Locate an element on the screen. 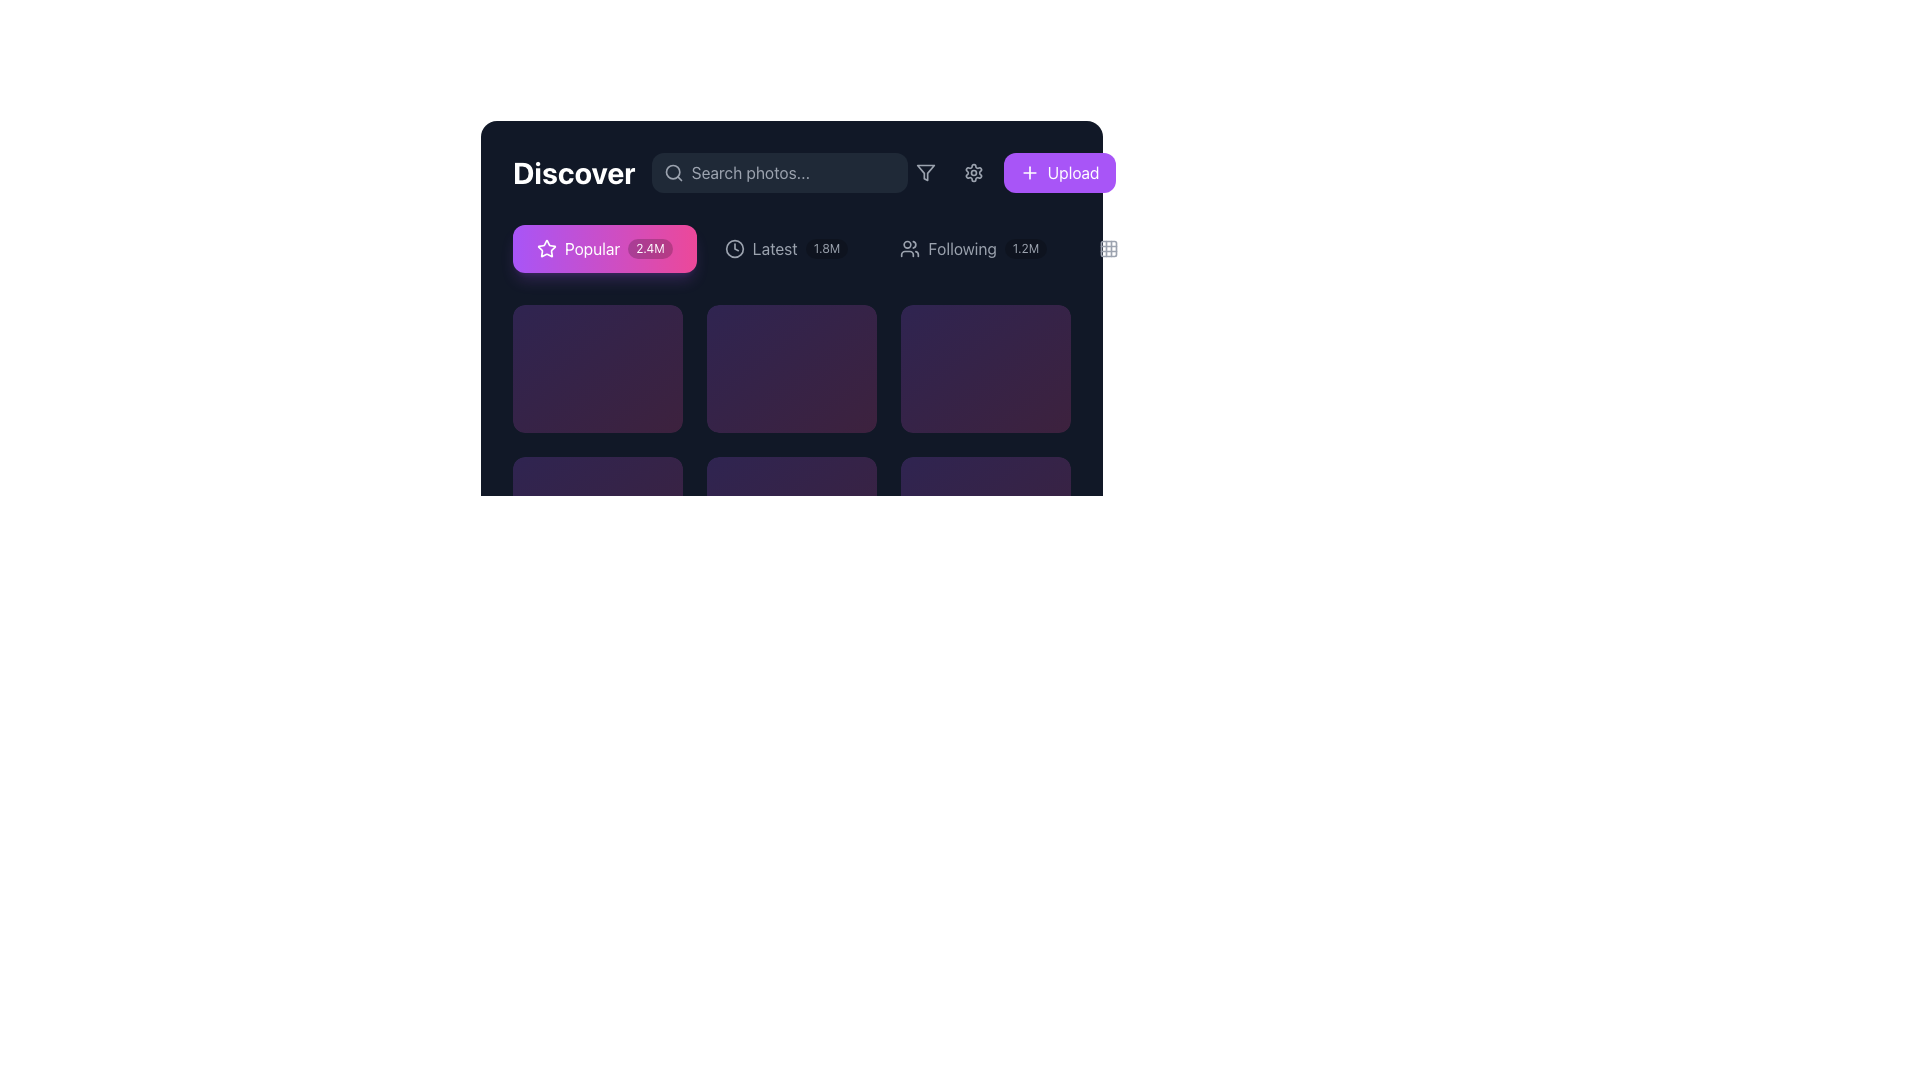 This screenshot has height=1080, width=1920. the filter icon, represented by a funnel shape, located in the top-right corner of the application's header bar to initiate a filtering action is located at coordinates (924, 172).